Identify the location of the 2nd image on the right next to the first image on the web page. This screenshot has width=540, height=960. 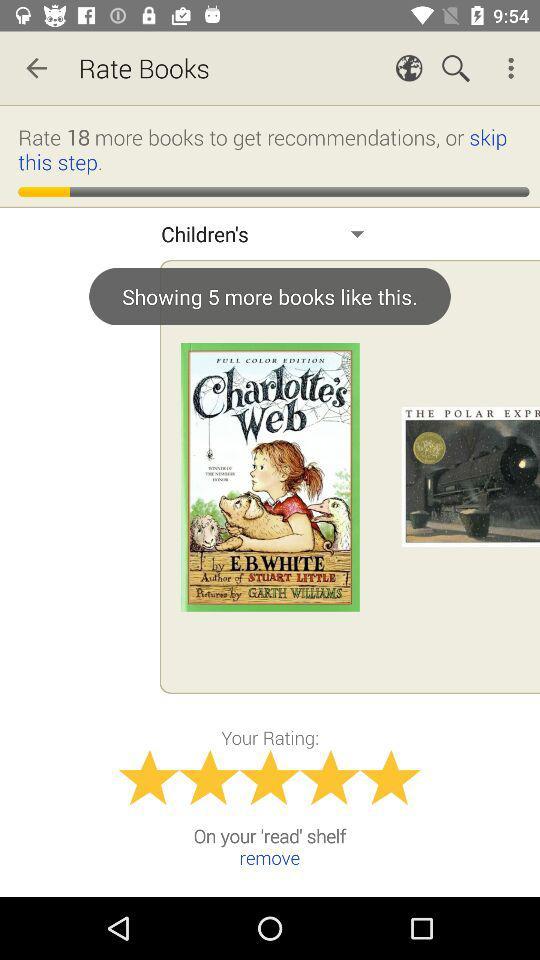
(470, 477).